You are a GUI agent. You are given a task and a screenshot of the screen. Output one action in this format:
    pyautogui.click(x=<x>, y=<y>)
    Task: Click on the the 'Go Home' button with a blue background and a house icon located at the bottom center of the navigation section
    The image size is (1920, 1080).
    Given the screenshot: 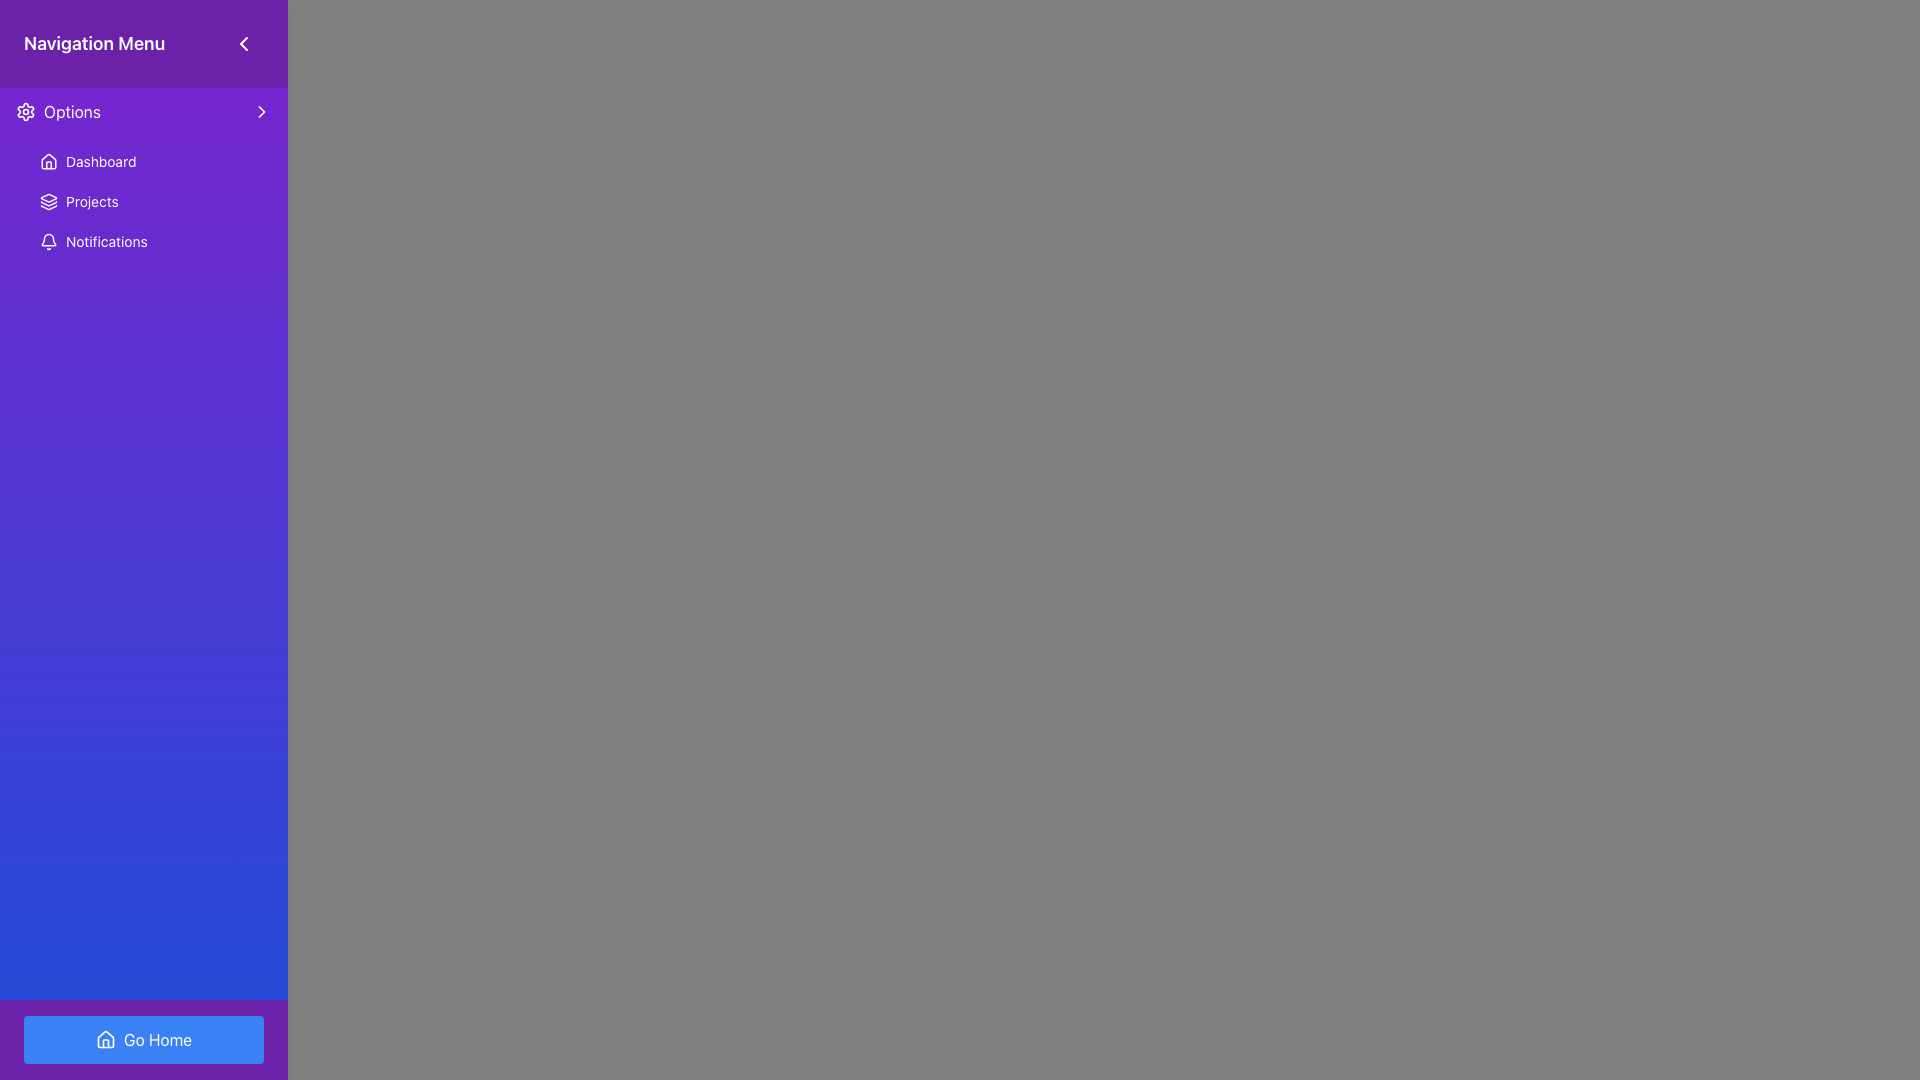 What is the action you would take?
    pyautogui.click(x=143, y=1039)
    